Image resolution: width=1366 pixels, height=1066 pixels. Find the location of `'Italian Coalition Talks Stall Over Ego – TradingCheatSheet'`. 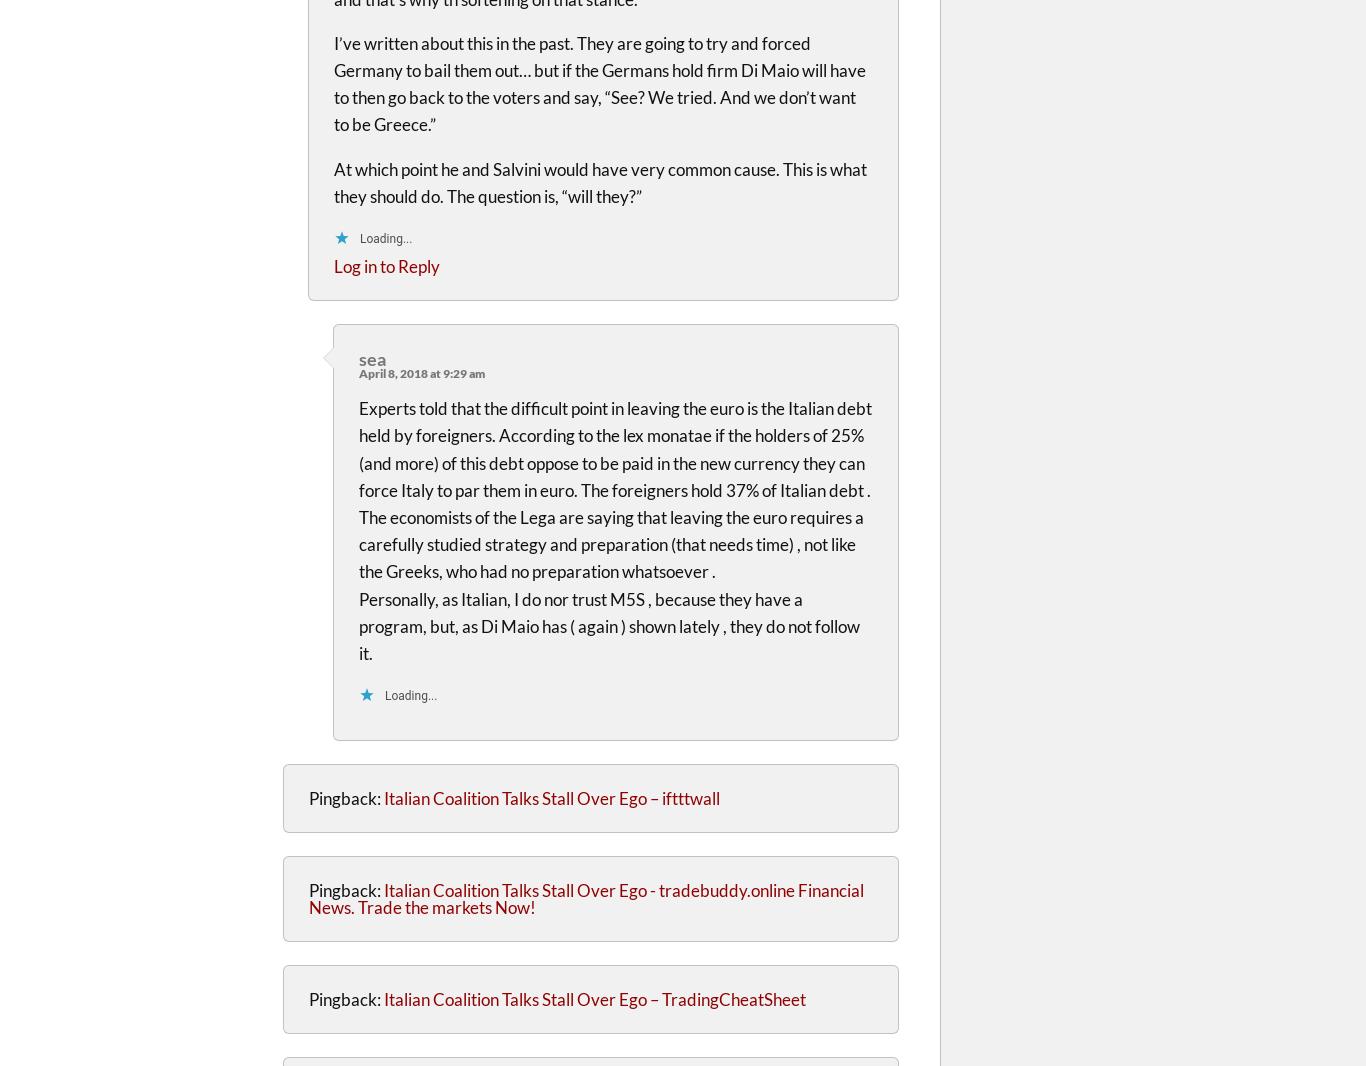

'Italian Coalition Talks Stall Over Ego – TradingCheatSheet' is located at coordinates (594, 999).